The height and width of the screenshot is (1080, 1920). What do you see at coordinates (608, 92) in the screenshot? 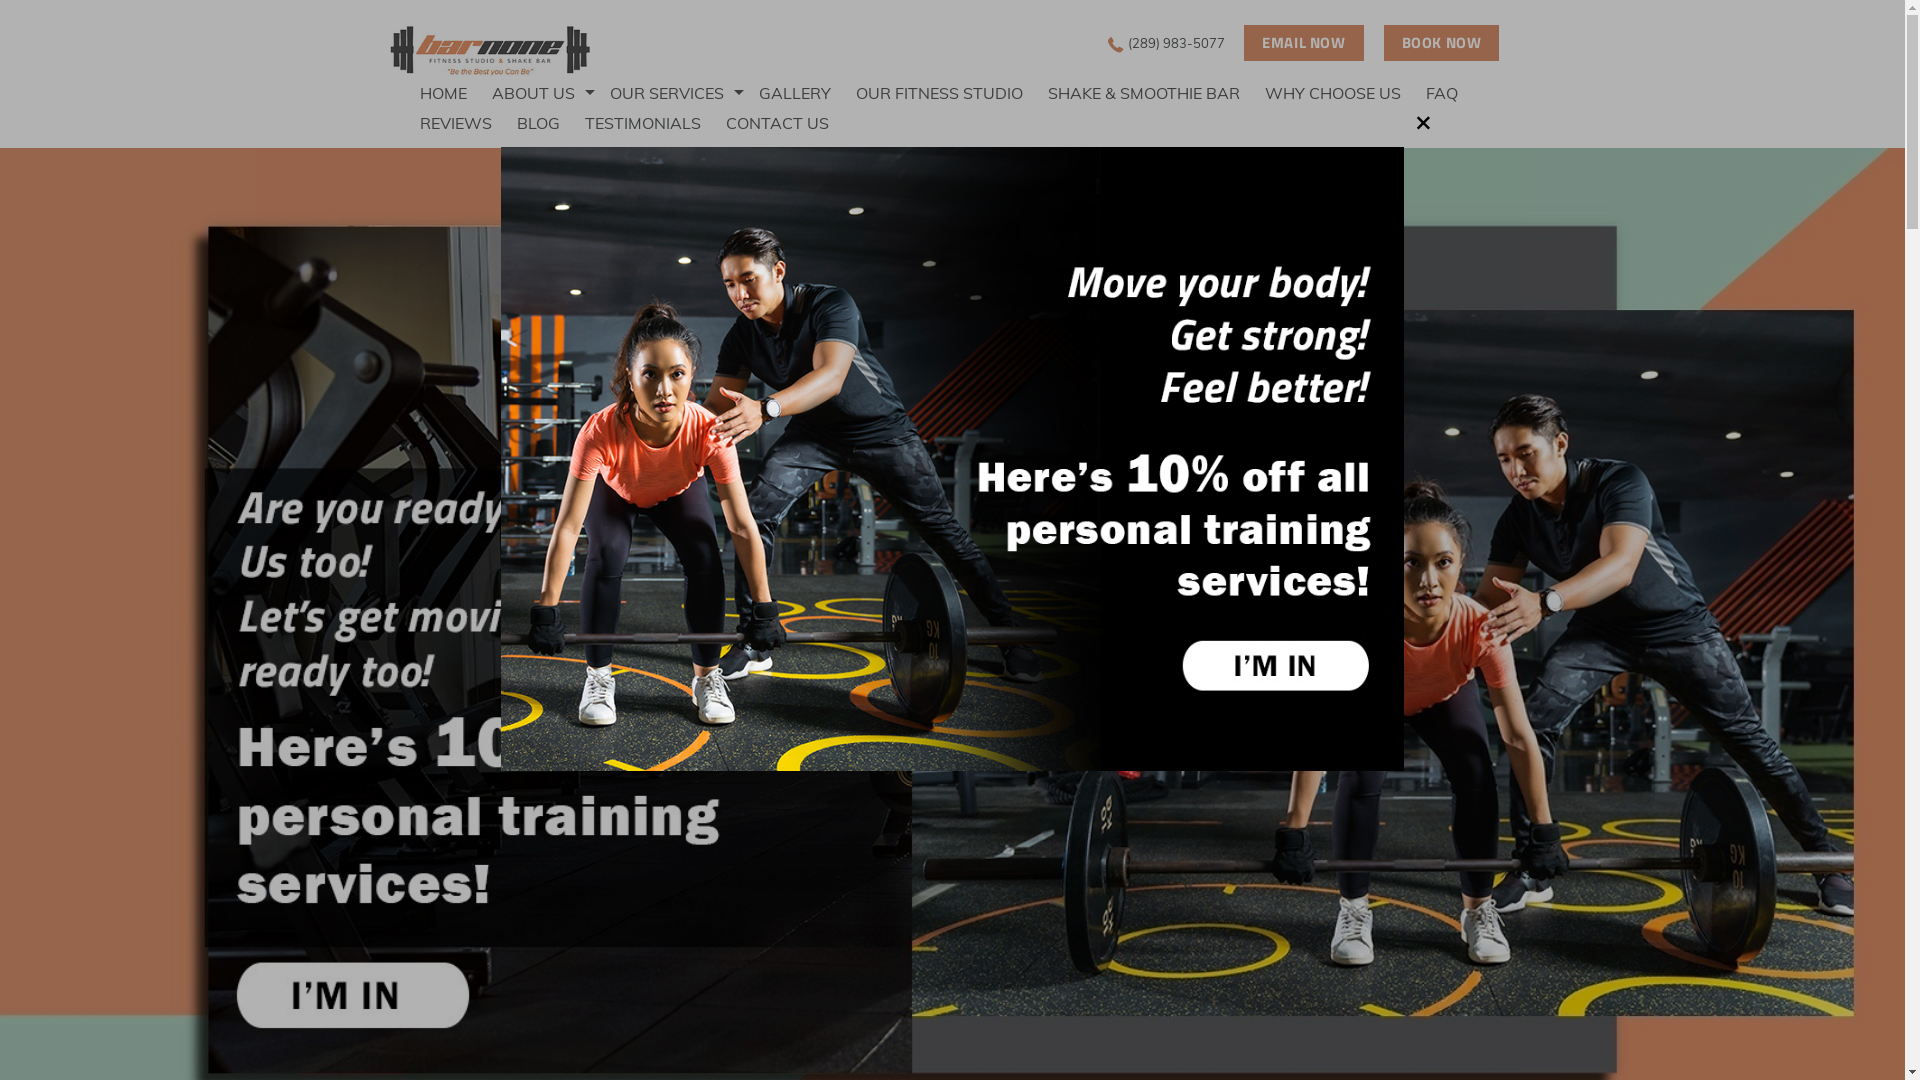
I see `'OUR SERVICES'` at bounding box center [608, 92].